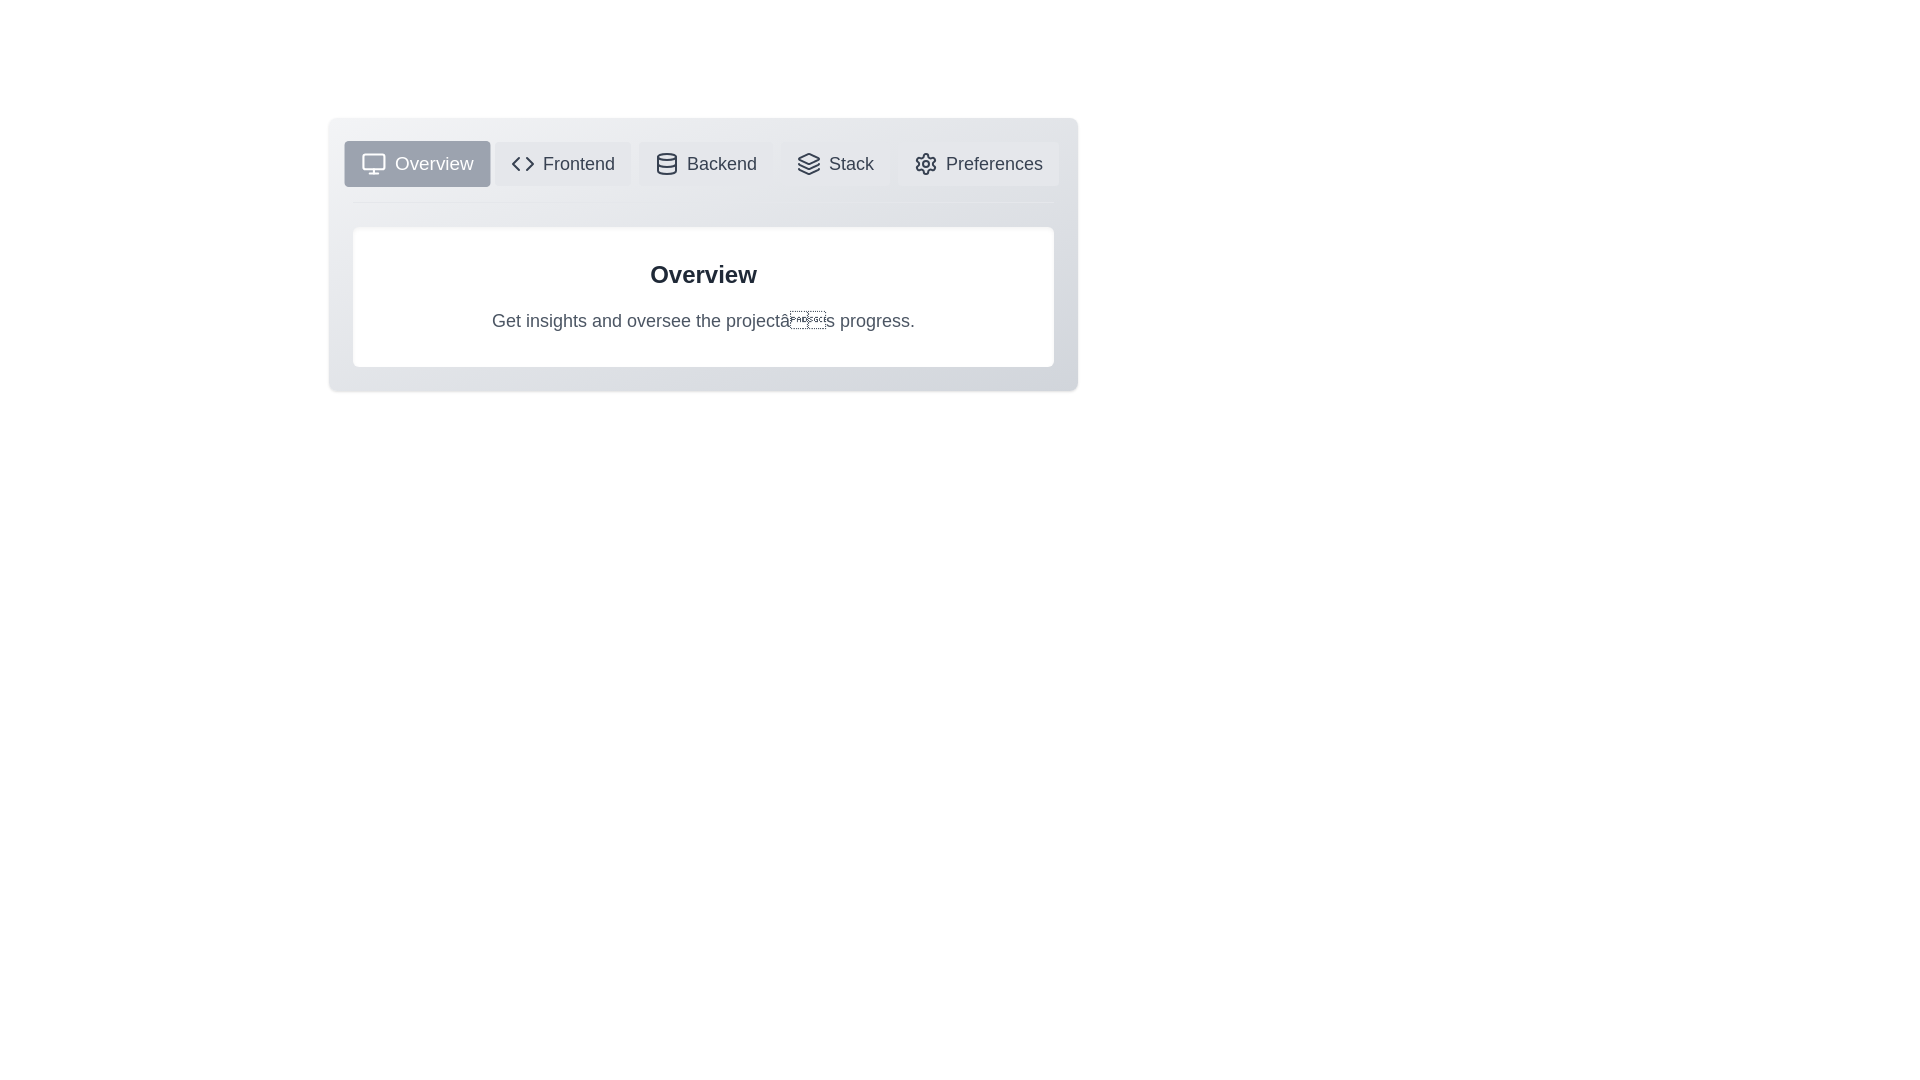  I want to click on the Preferences tab, so click(978, 163).